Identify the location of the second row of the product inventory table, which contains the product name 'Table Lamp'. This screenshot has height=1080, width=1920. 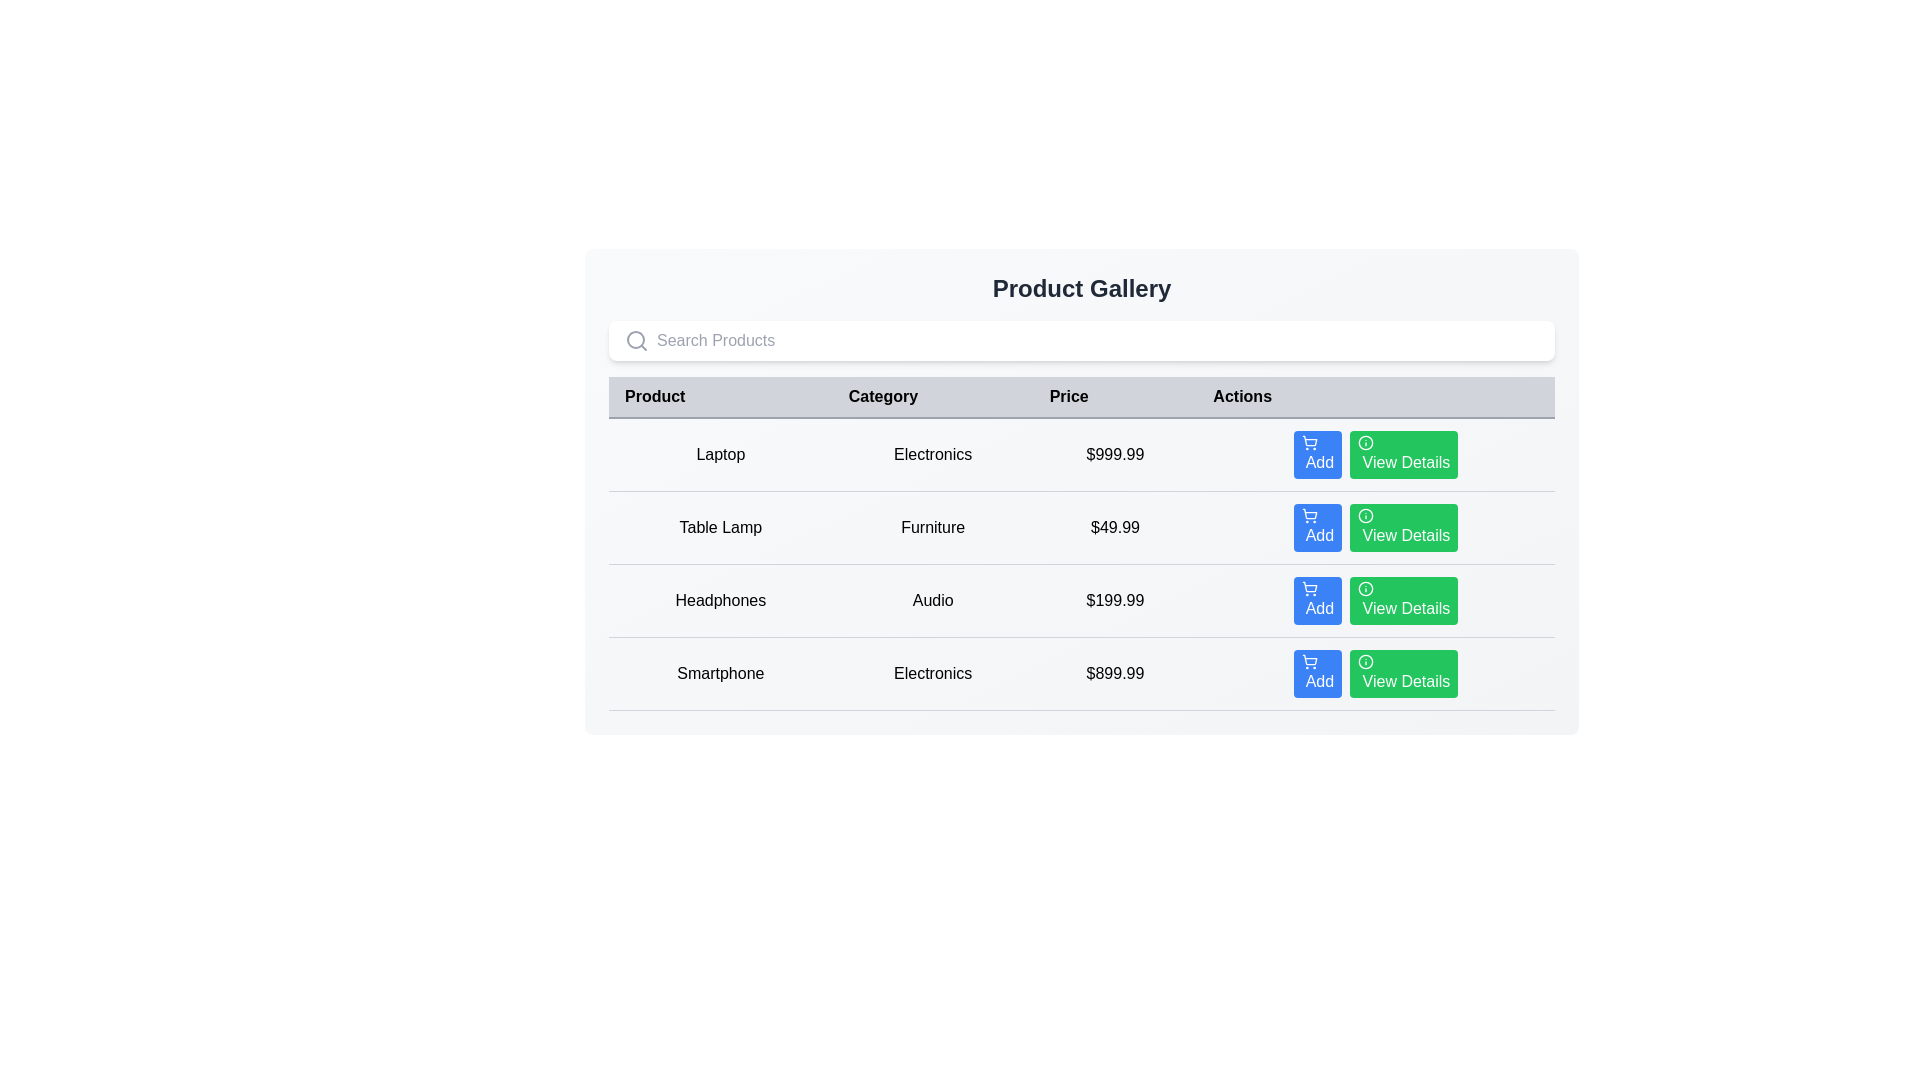
(1080, 563).